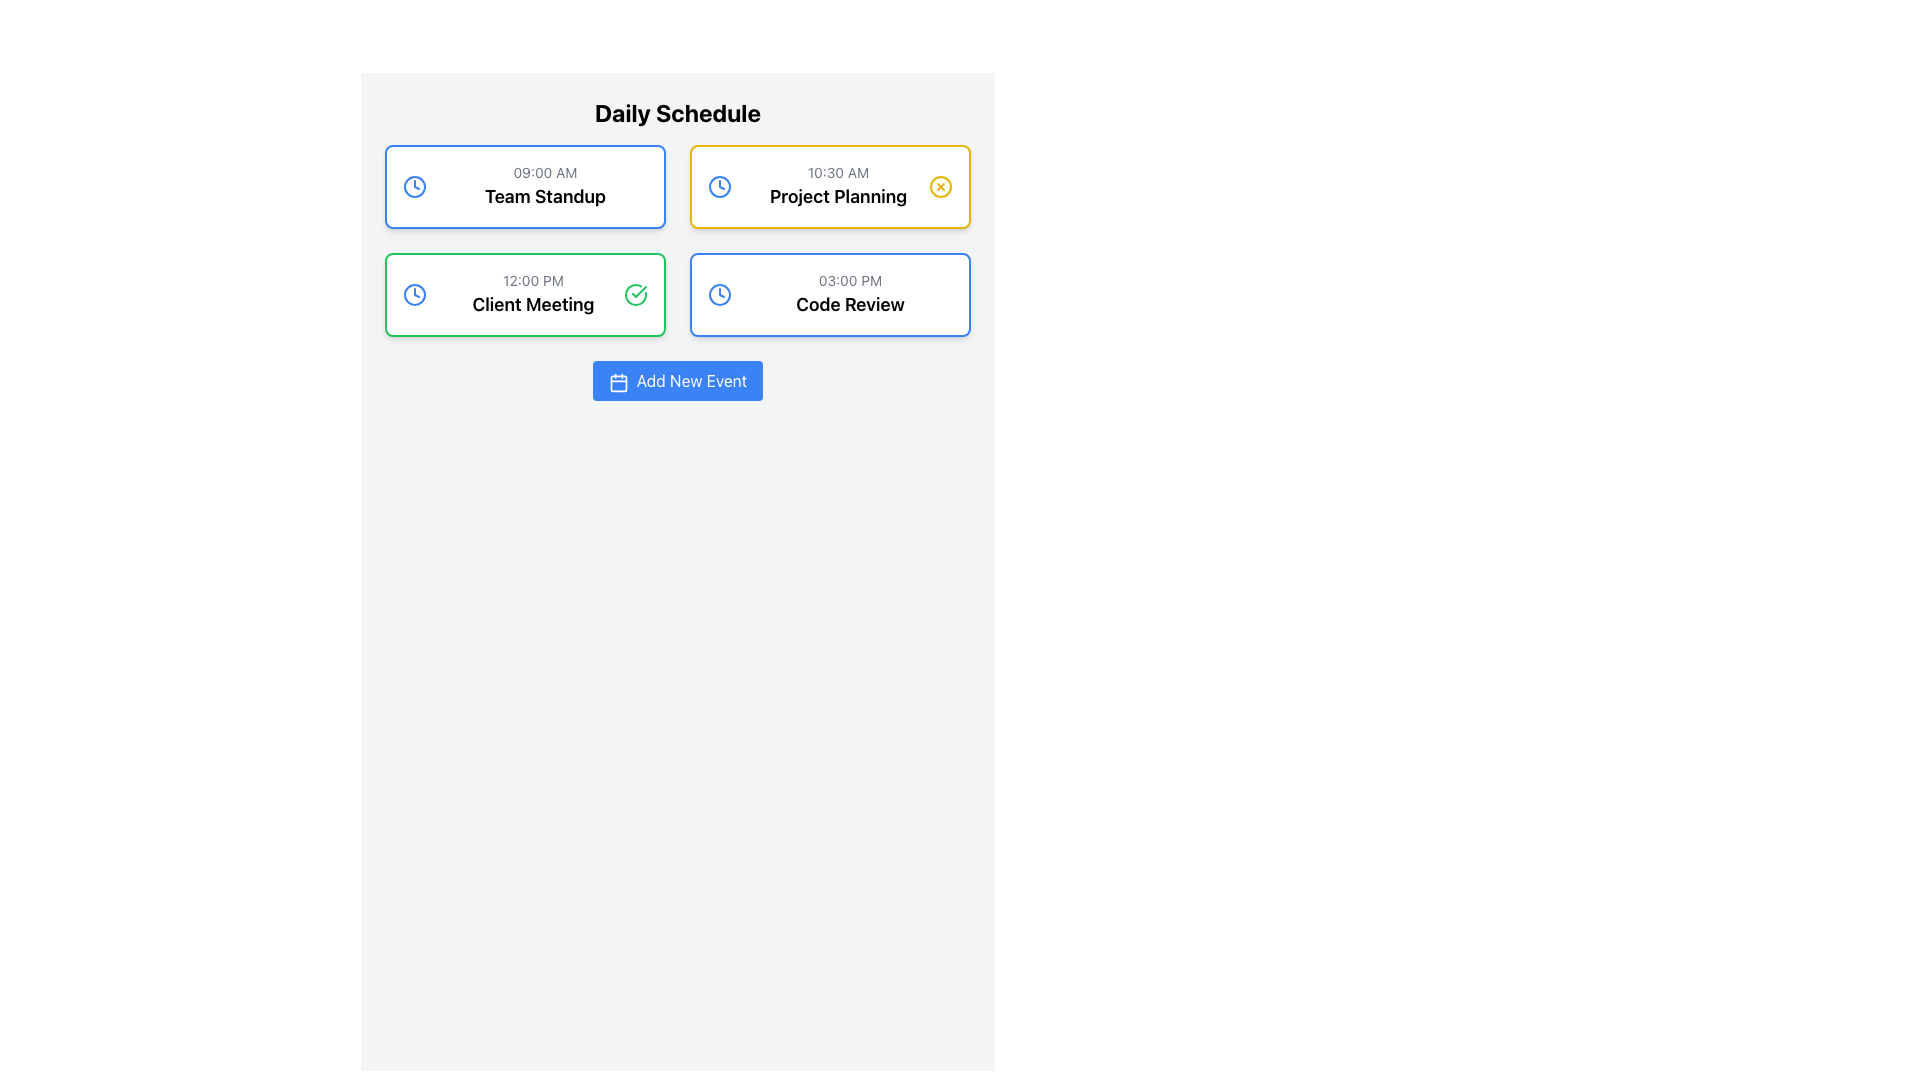  I want to click on the event card located in the bottom-right corner of the grid layout that displays the event title and start time, so click(830, 294).